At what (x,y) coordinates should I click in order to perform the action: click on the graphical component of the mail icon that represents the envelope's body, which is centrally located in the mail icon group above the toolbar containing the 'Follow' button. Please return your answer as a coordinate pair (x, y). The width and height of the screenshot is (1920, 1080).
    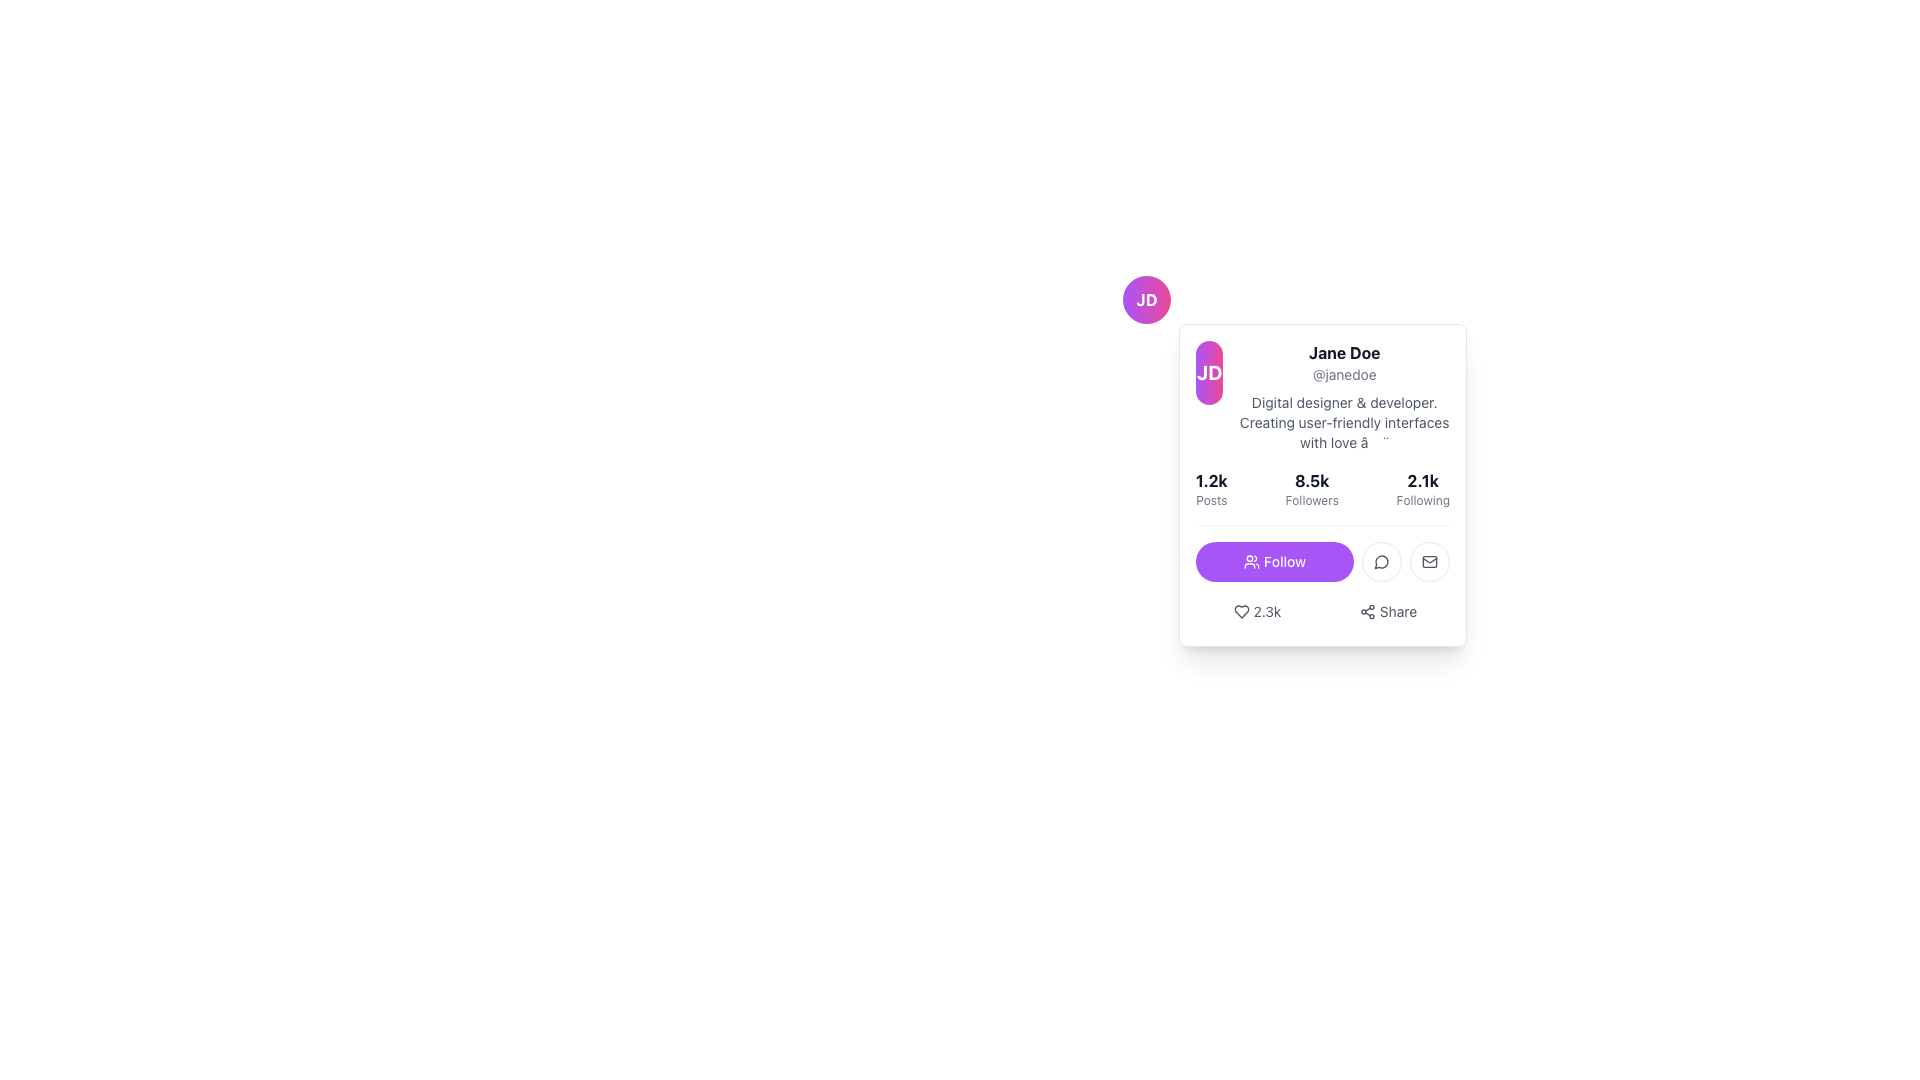
    Looking at the image, I should click on (1429, 562).